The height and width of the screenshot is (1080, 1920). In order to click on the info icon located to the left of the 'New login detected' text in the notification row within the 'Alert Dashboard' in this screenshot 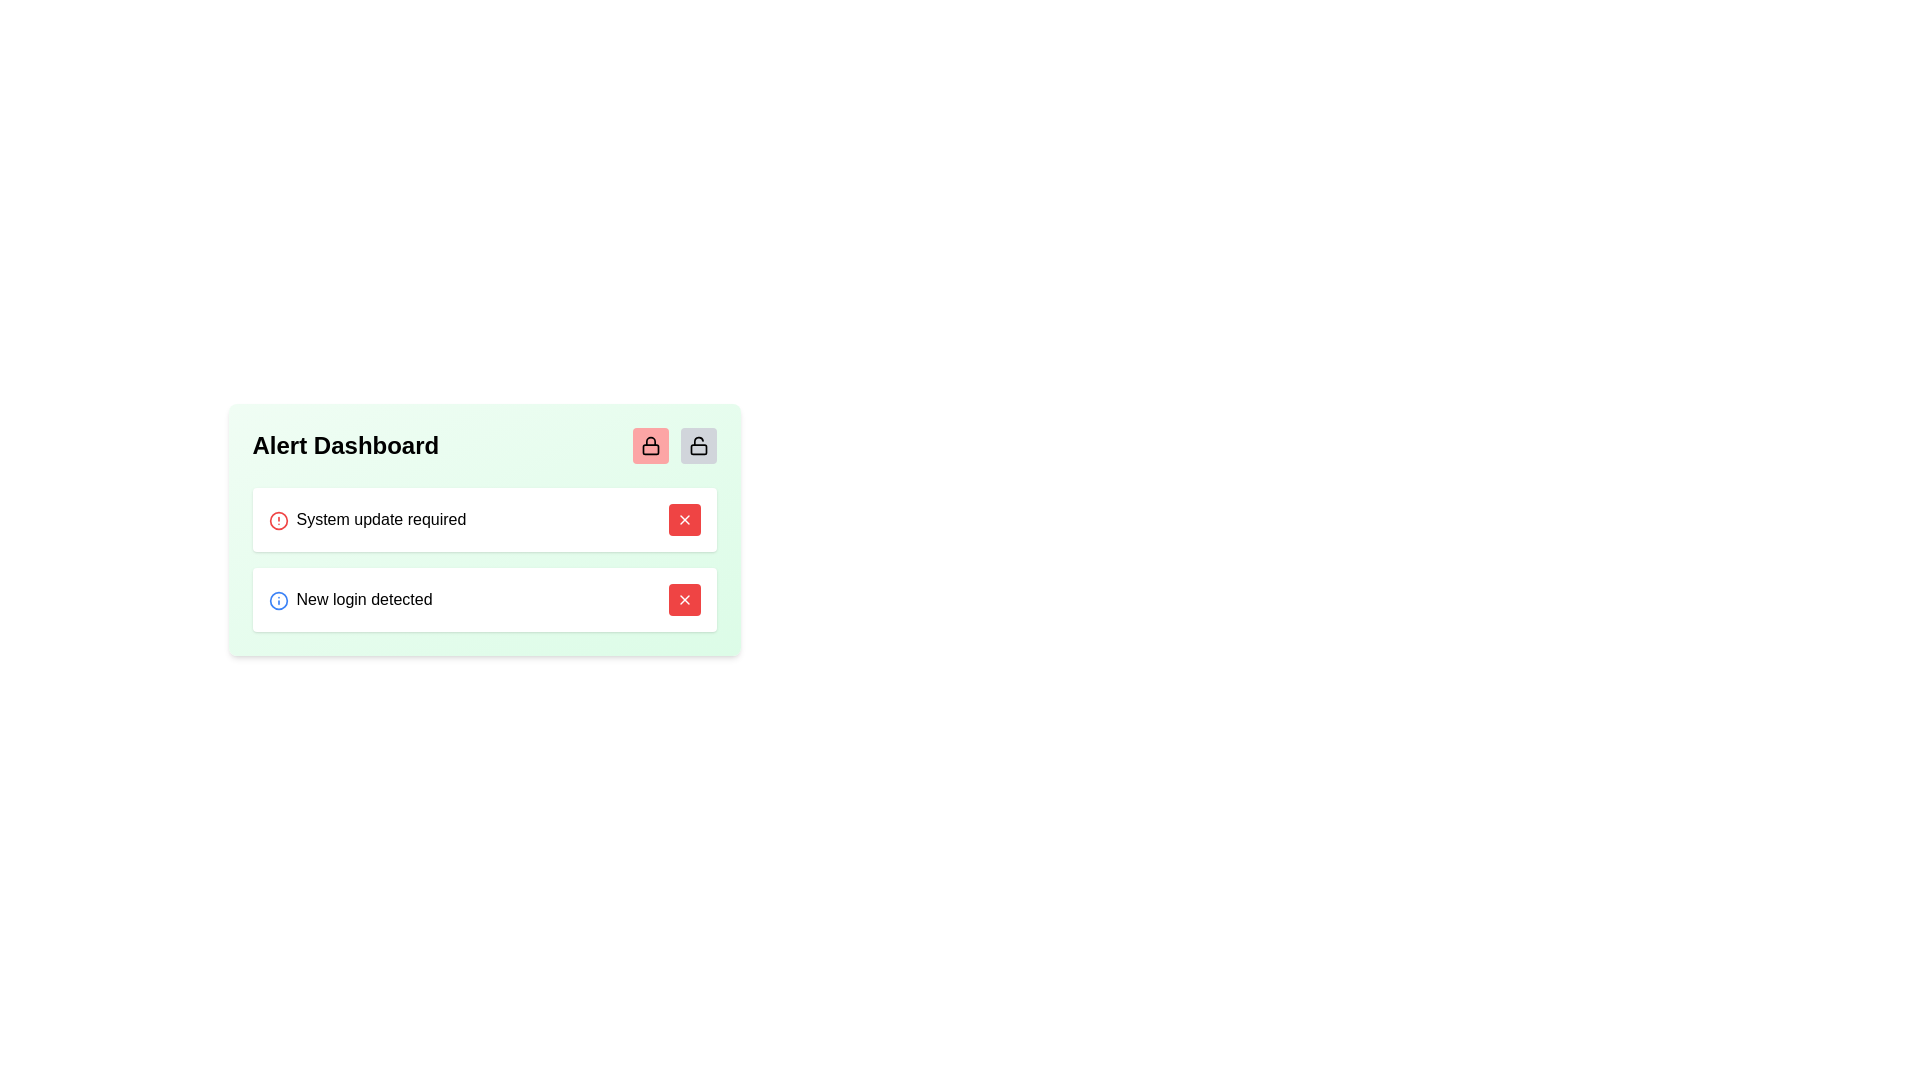, I will do `click(277, 599)`.